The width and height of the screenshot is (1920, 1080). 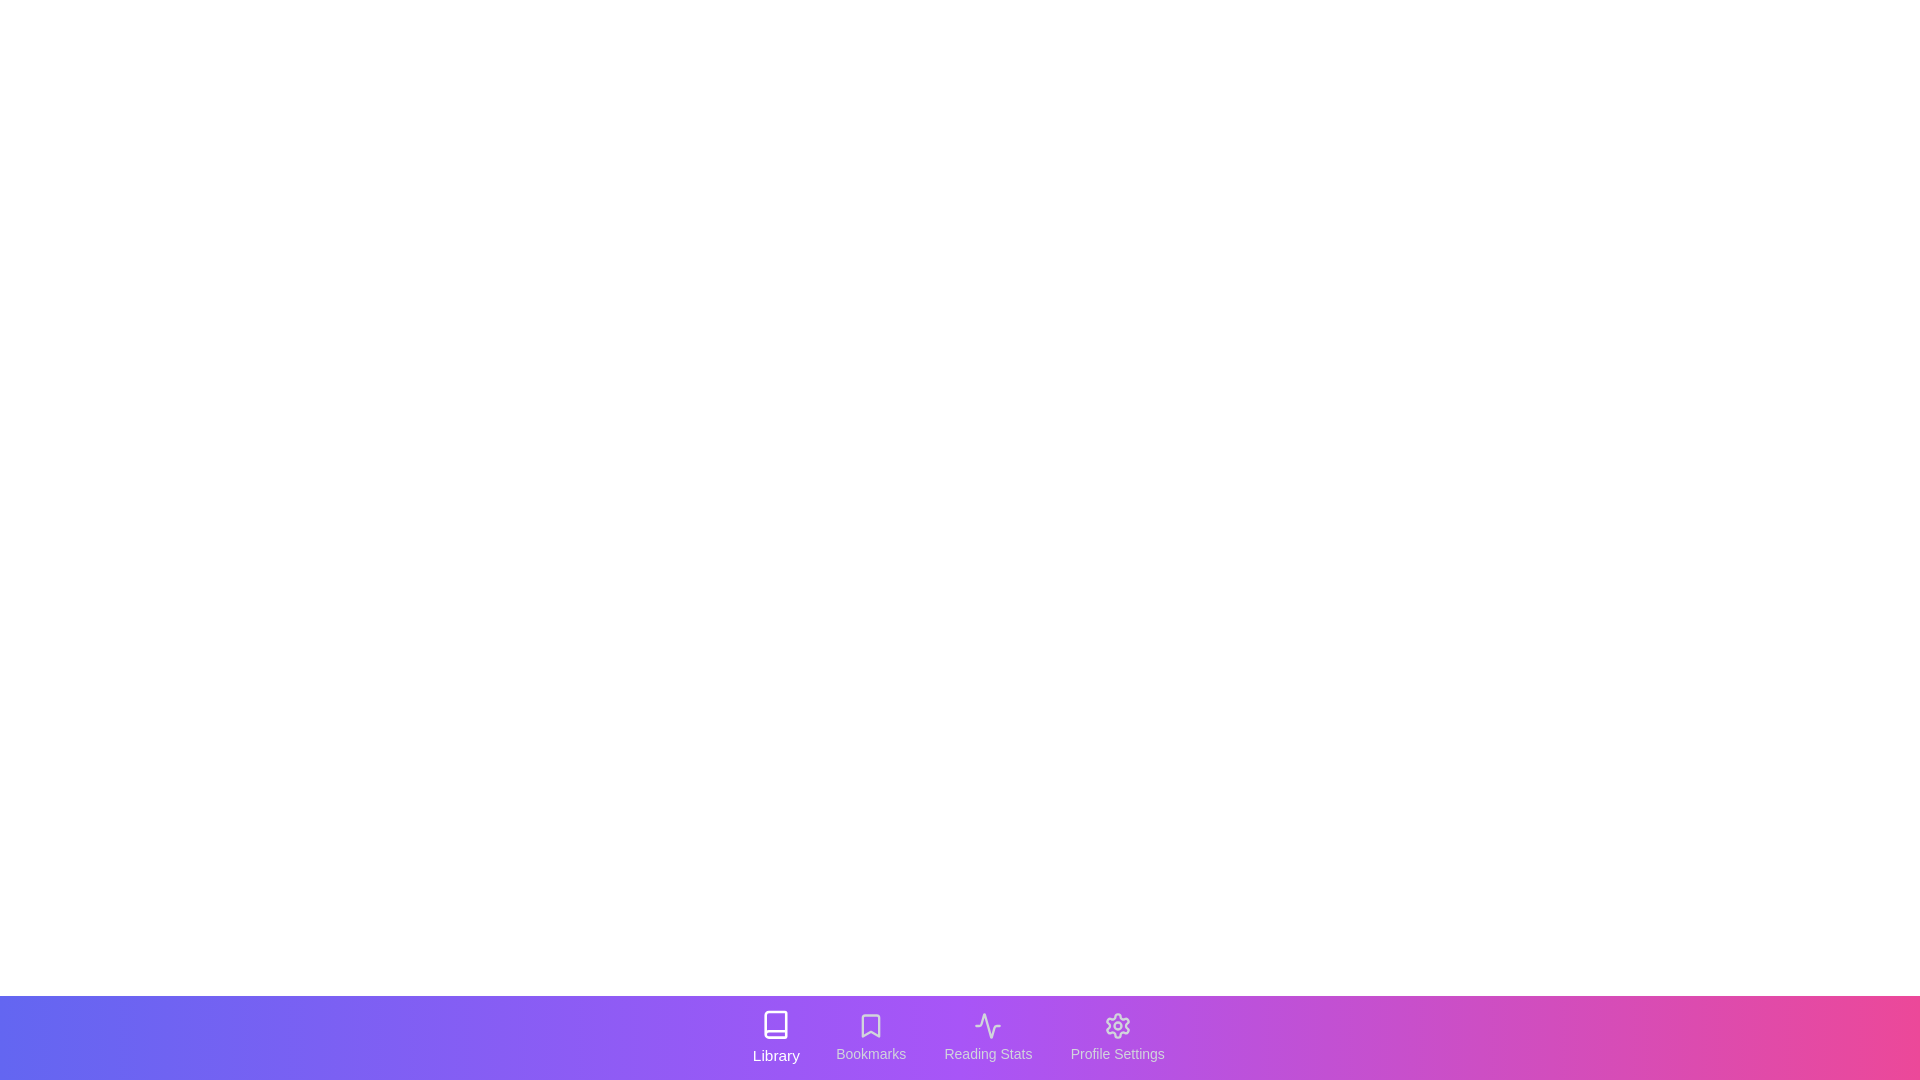 I want to click on the navigation tab Library, so click(x=775, y=1036).